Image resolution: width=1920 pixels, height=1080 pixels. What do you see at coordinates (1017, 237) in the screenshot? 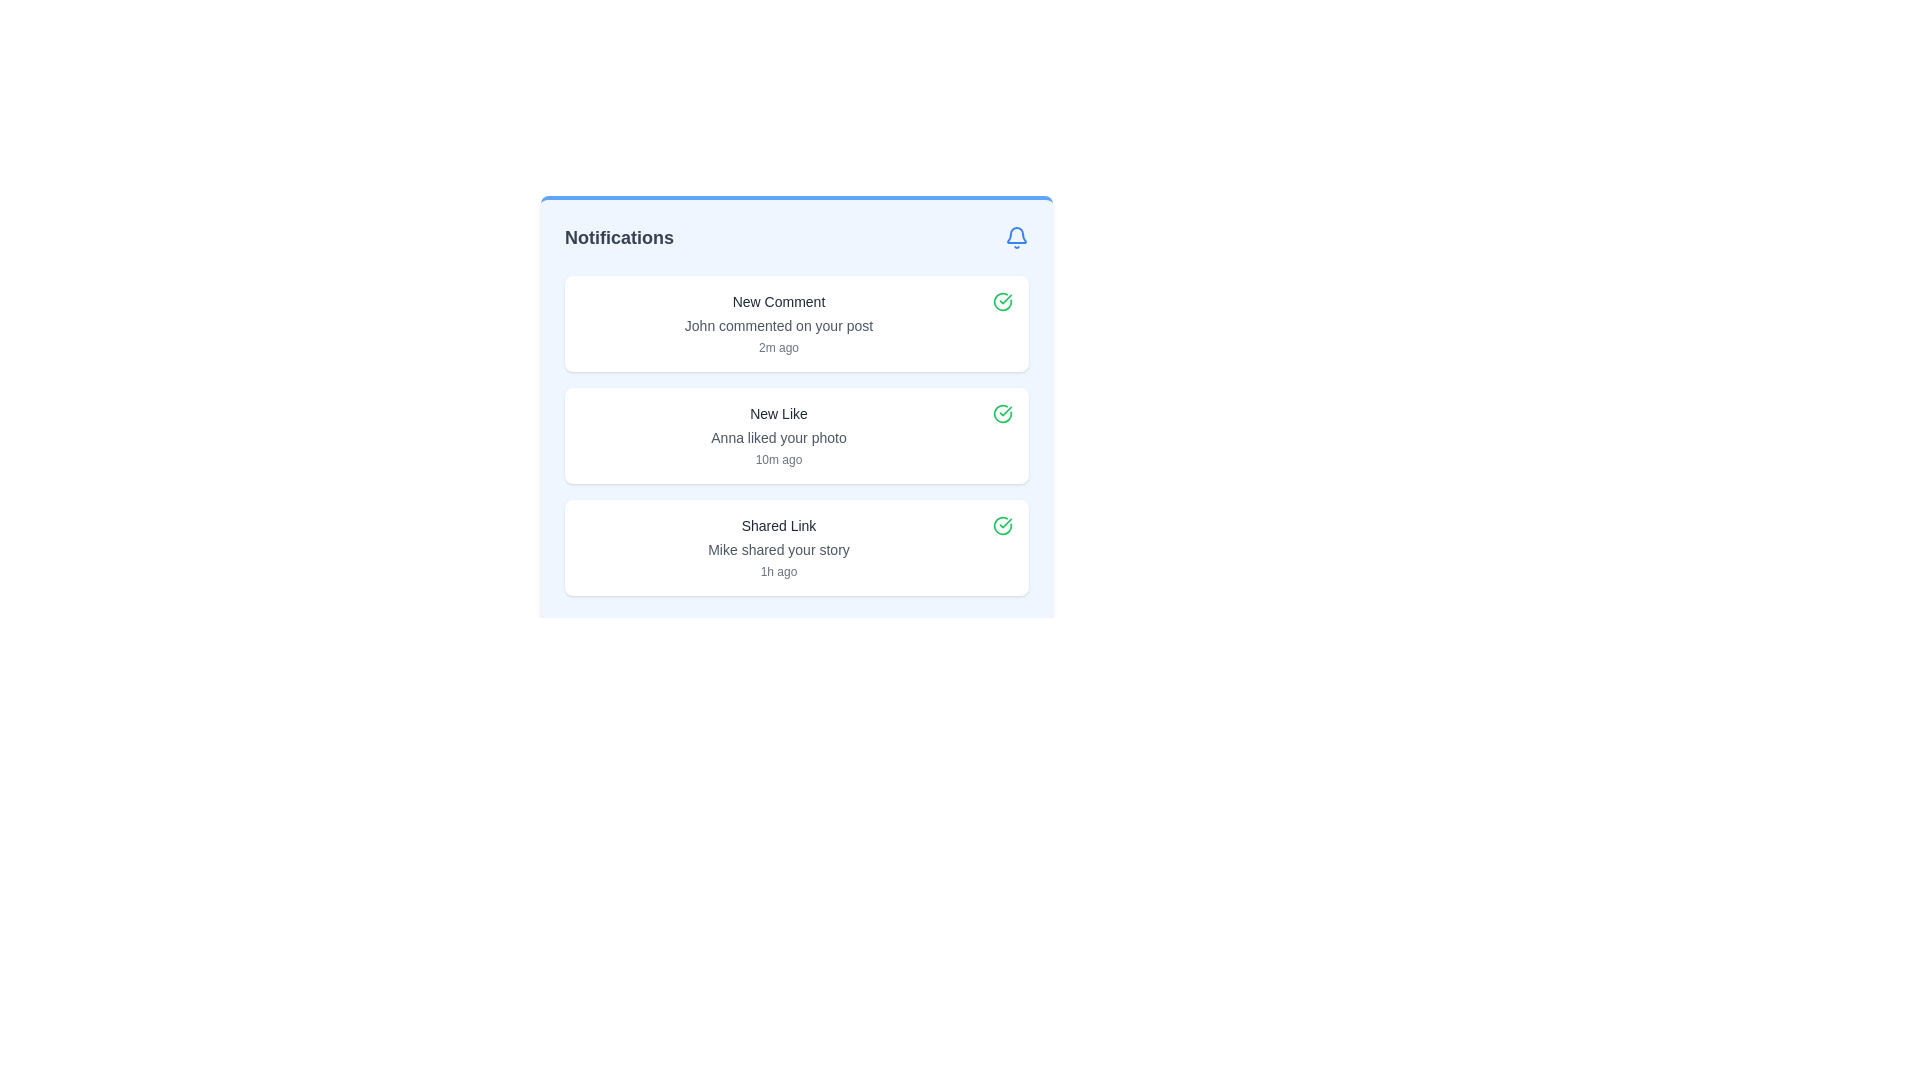
I see `the blue bell-shaped notification icon located at the top-right corner of the 'Notifications' section` at bounding box center [1017, 237].